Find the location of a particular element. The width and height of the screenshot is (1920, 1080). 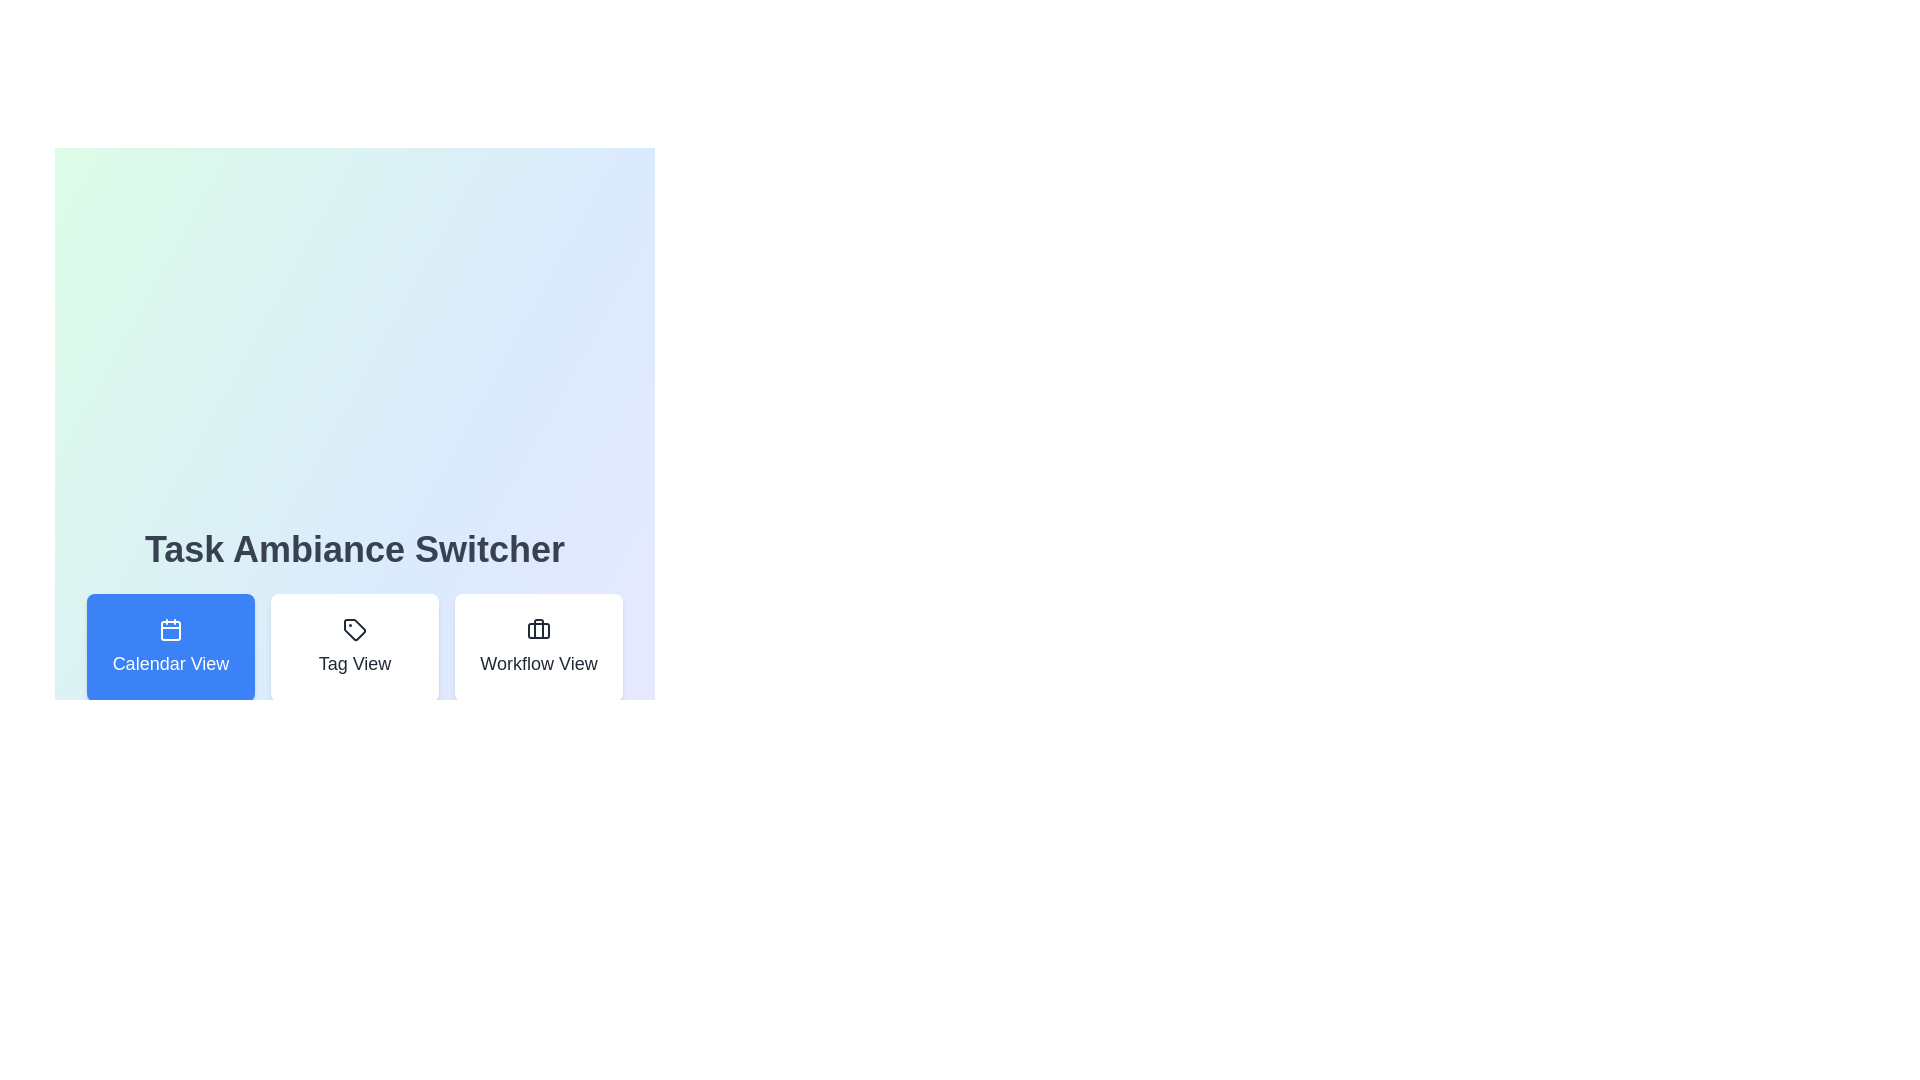

the 'Tag View' button which contains the main visual of the 'Tag View' icon is located at coordinates (355, 628).